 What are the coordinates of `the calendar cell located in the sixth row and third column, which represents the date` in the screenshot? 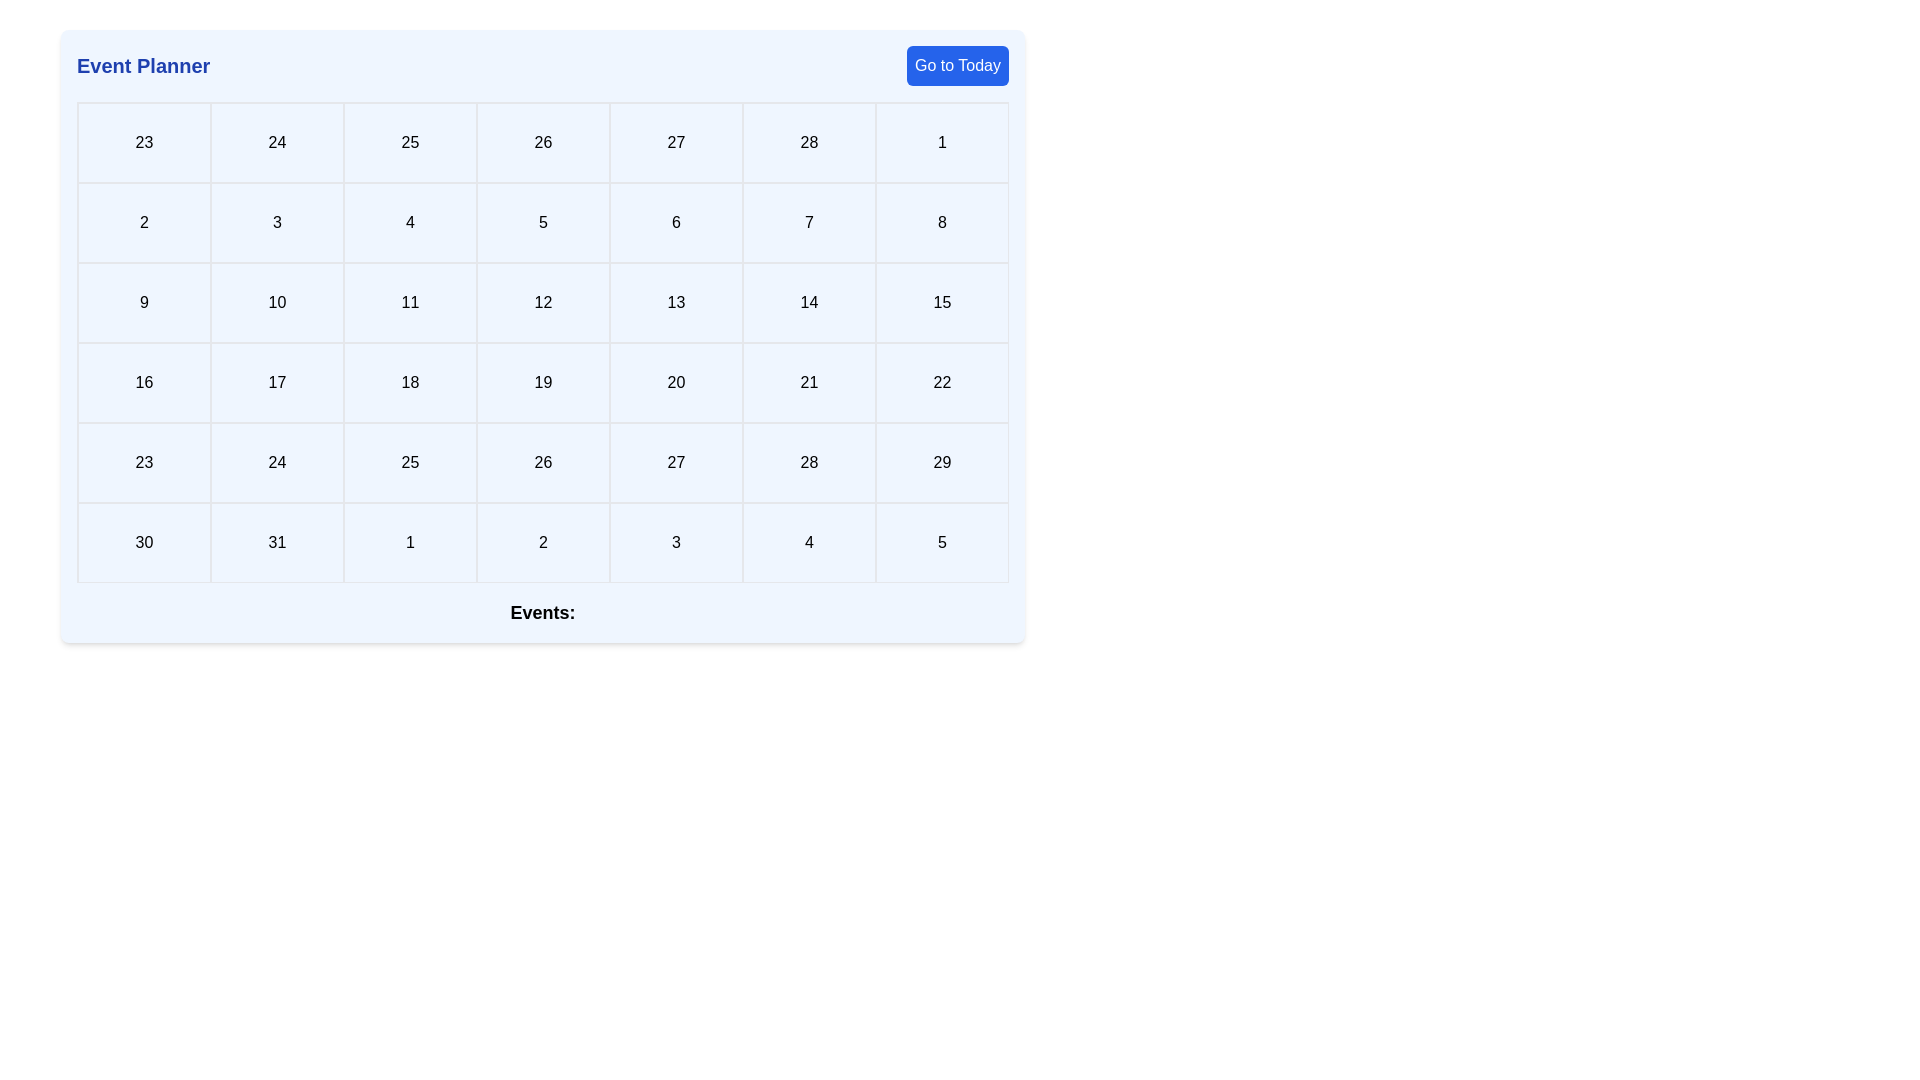 It's located at (409, 543).